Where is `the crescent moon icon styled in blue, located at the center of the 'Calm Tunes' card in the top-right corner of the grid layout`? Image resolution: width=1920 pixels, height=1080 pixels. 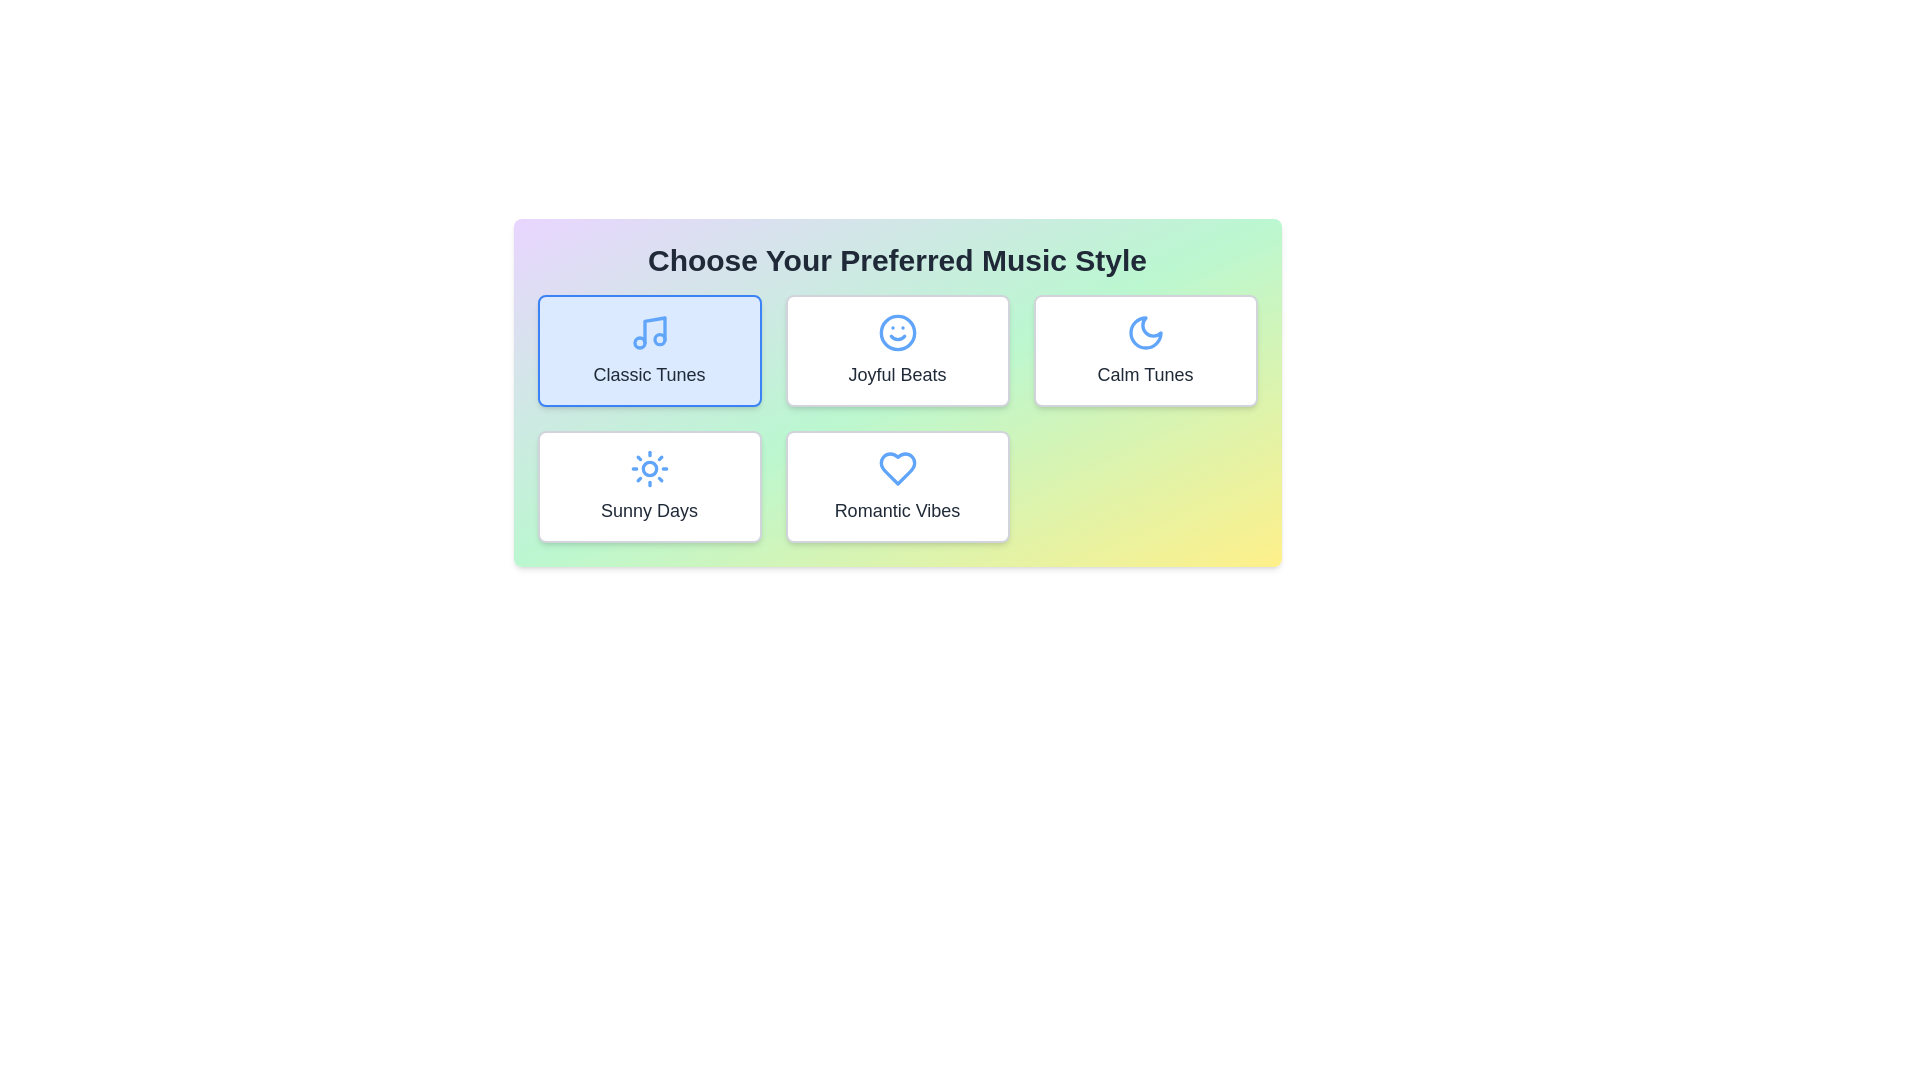
the crescent moon icon styled in blue, located at the center of the 'Calm Tunes' card in the top-right corner of the grid layout is located at coordinates (1145, 331).